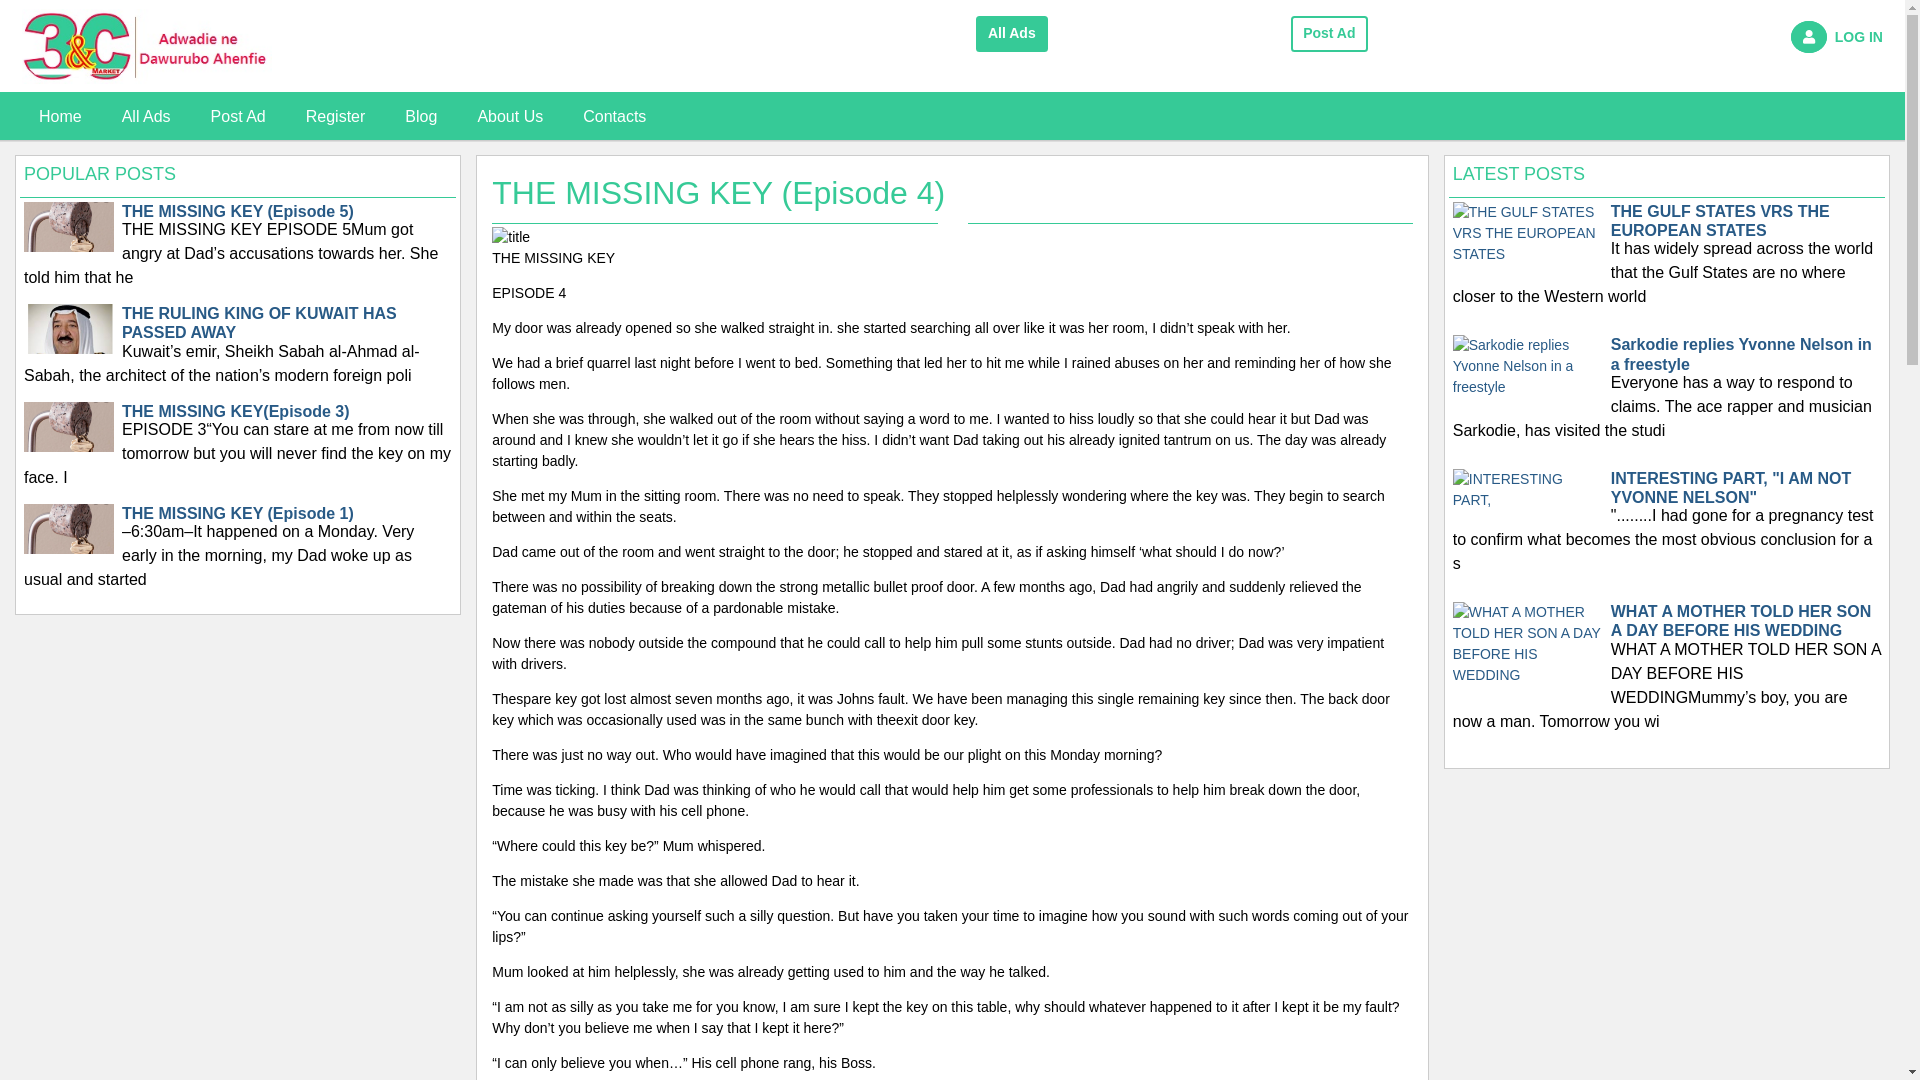 This screenshot has height=1080, width=1920. Describe the element at coordinates (1012, 34) in the screenshot. I see `'All Ads'` at that location.